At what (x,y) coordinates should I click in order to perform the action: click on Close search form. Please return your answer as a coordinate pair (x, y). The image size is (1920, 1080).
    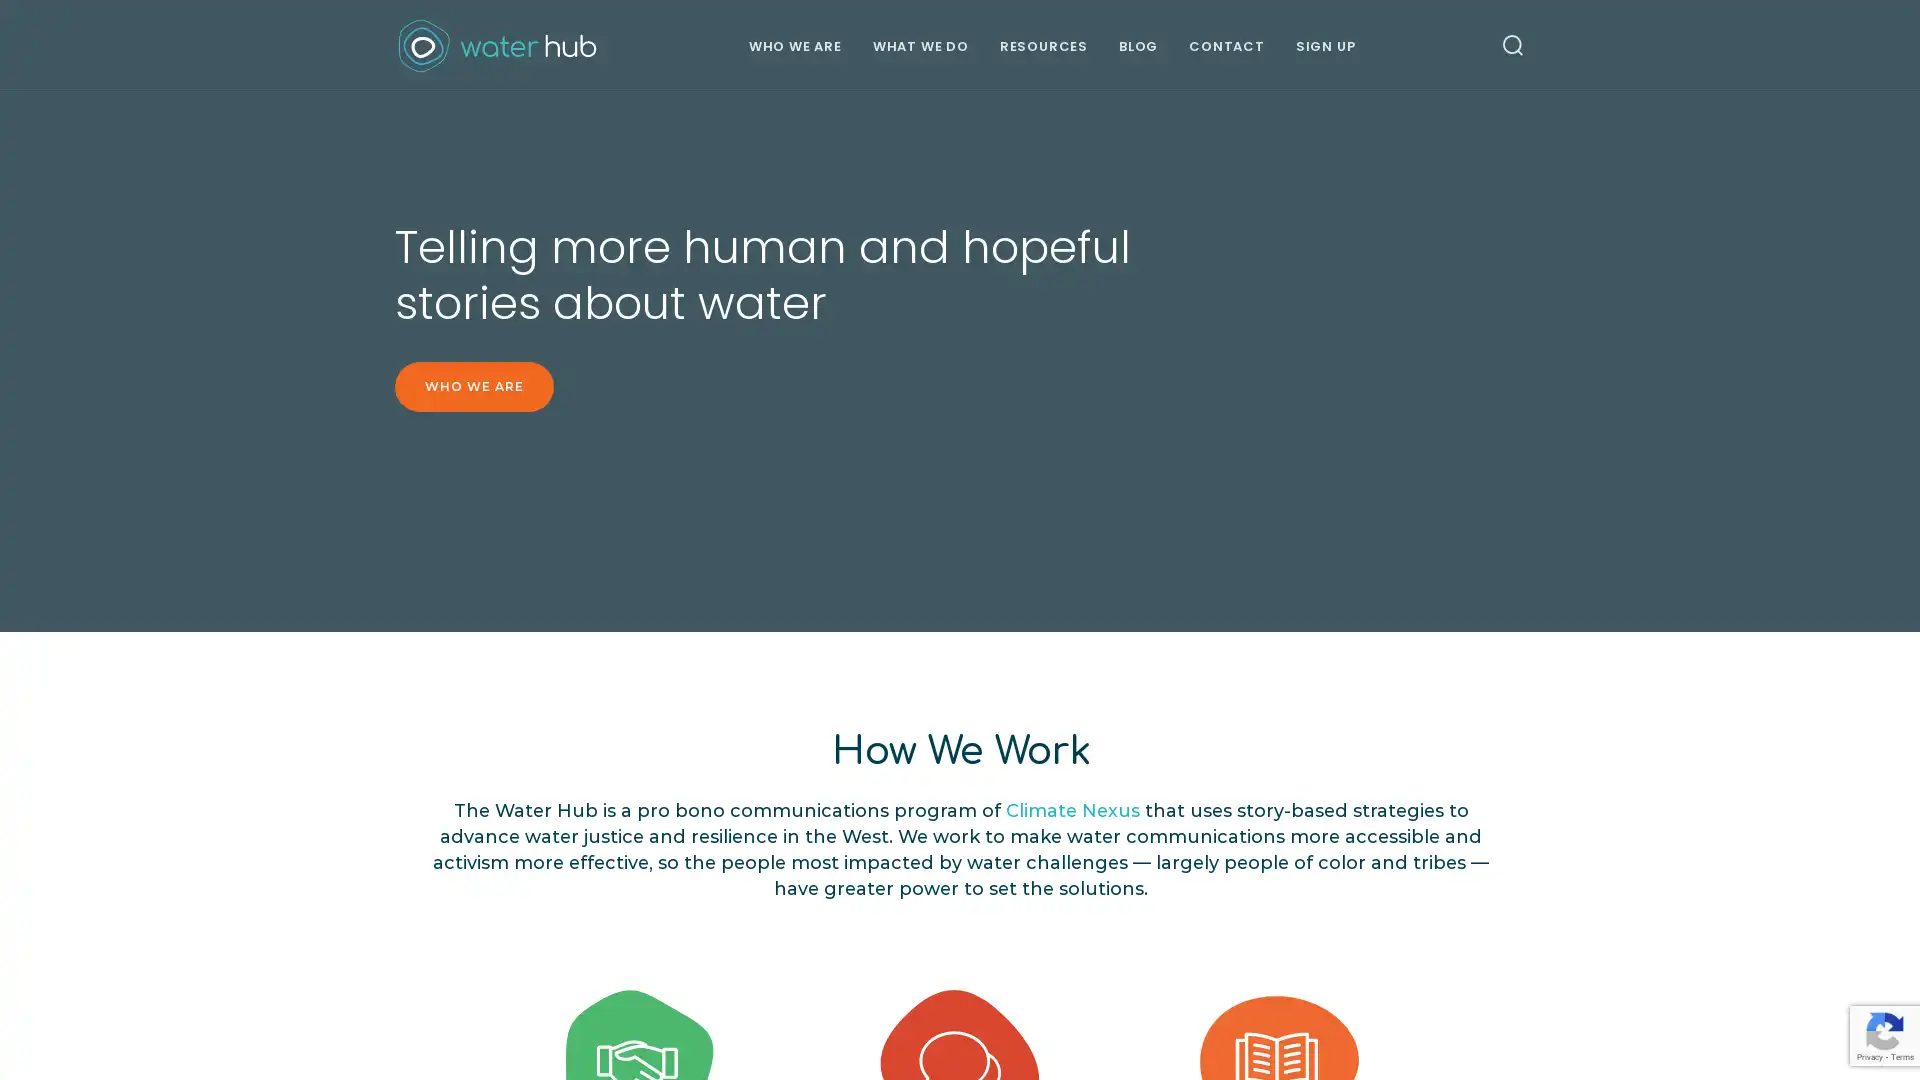
    Looking at the image, I should click on (1846, 70).